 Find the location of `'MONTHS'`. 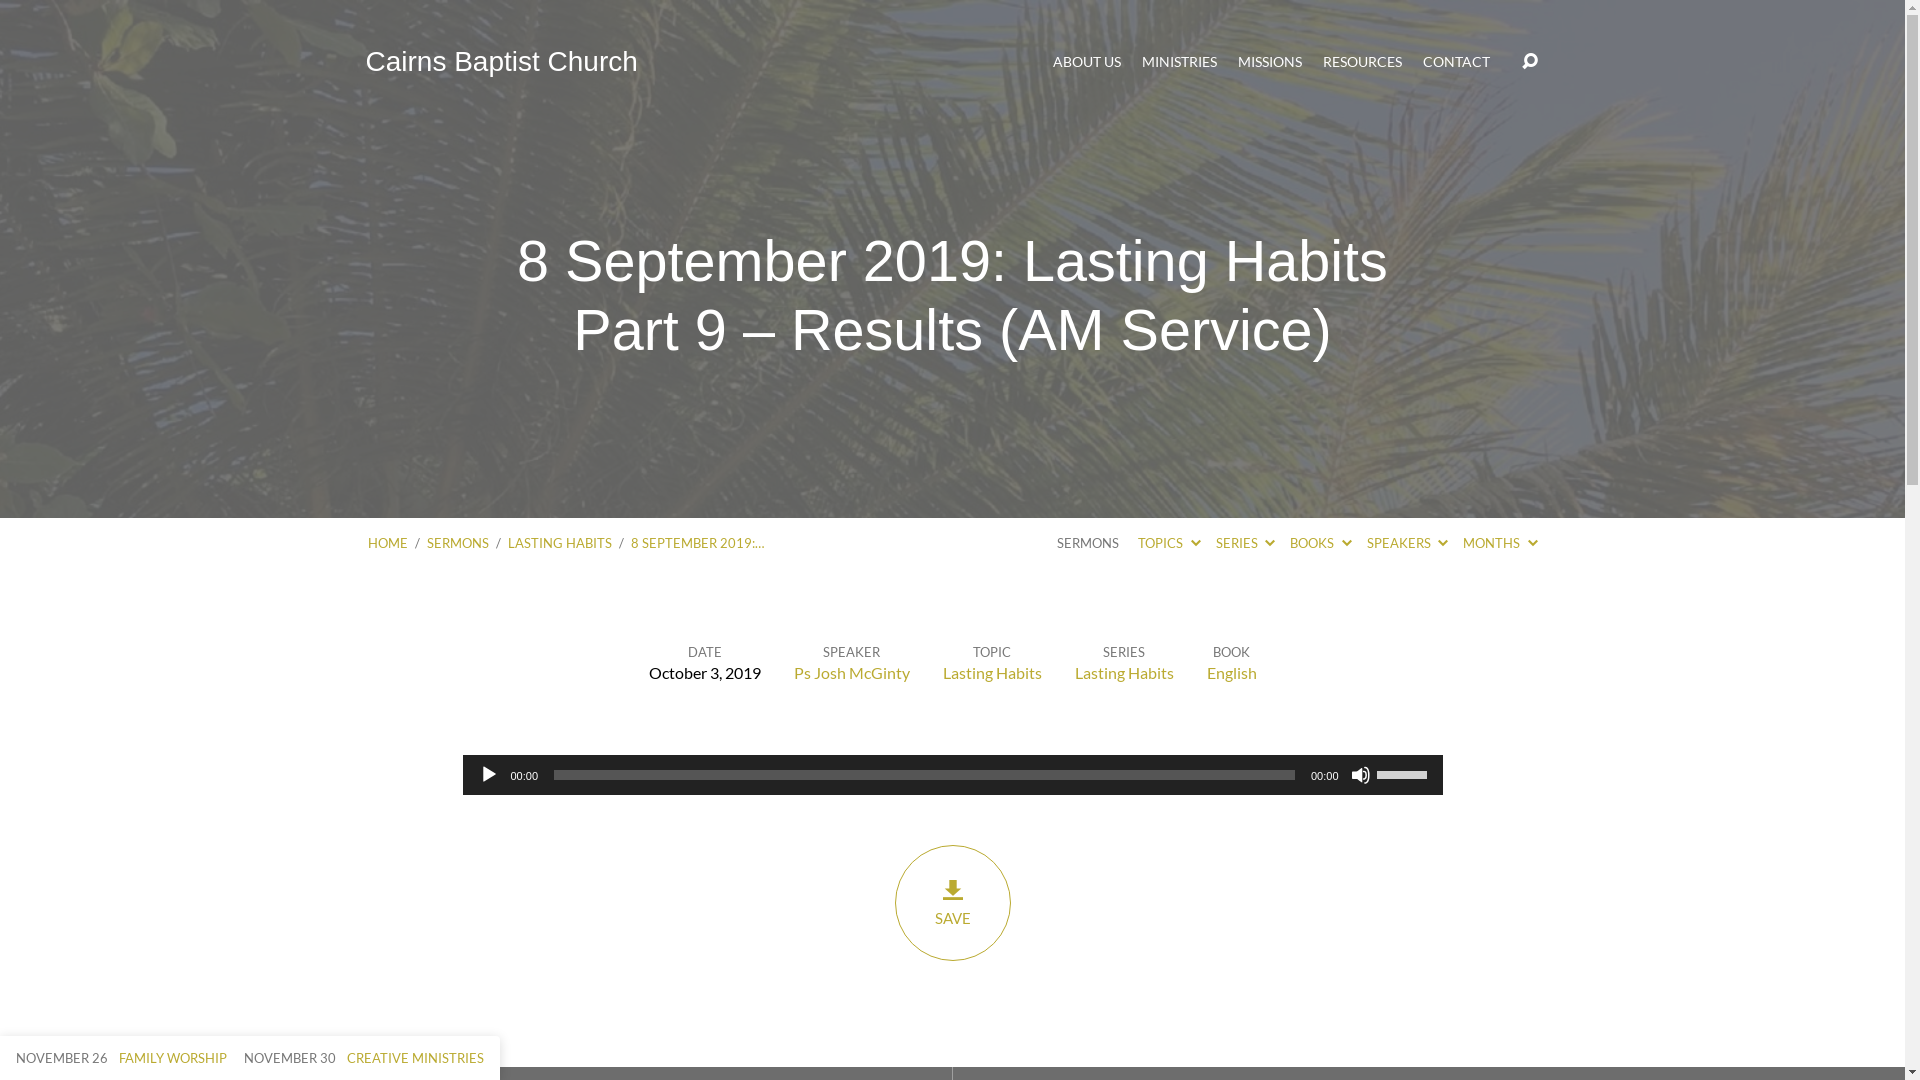

'MONTHS' is located at coordinates (1499, 543).